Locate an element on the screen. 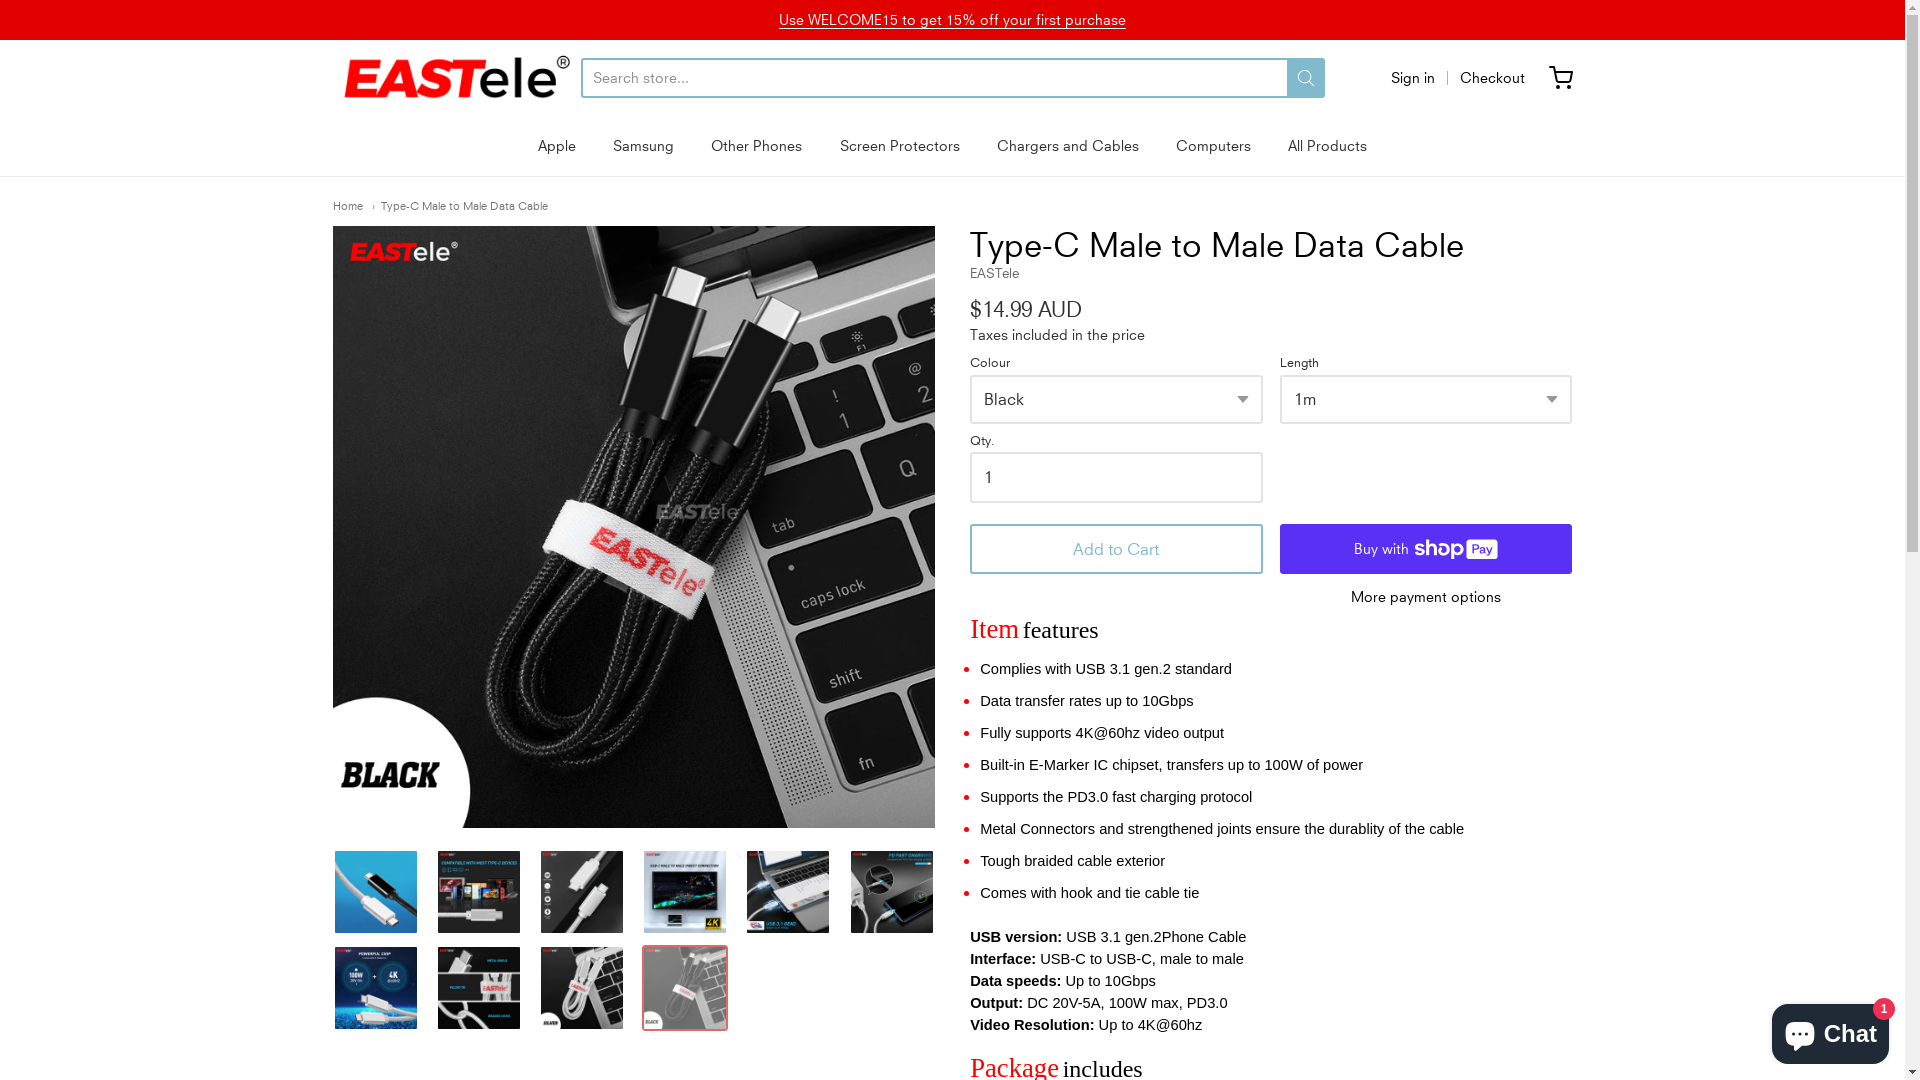 Image resolution: width=1920 pixels, height=1080 pixels. 'Samsung' is located at coordinates (612, 145).